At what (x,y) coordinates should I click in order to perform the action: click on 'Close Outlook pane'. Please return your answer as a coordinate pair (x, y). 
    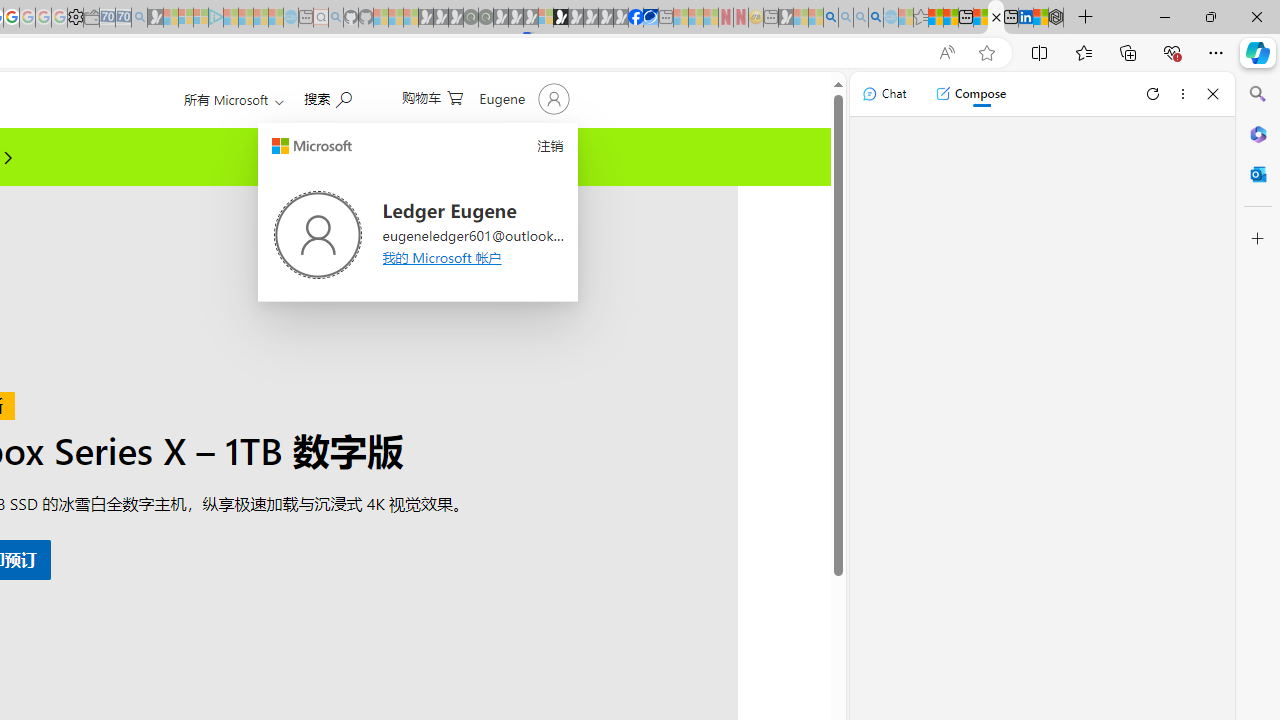
    Looking at the image, I should click on (1257, 173).